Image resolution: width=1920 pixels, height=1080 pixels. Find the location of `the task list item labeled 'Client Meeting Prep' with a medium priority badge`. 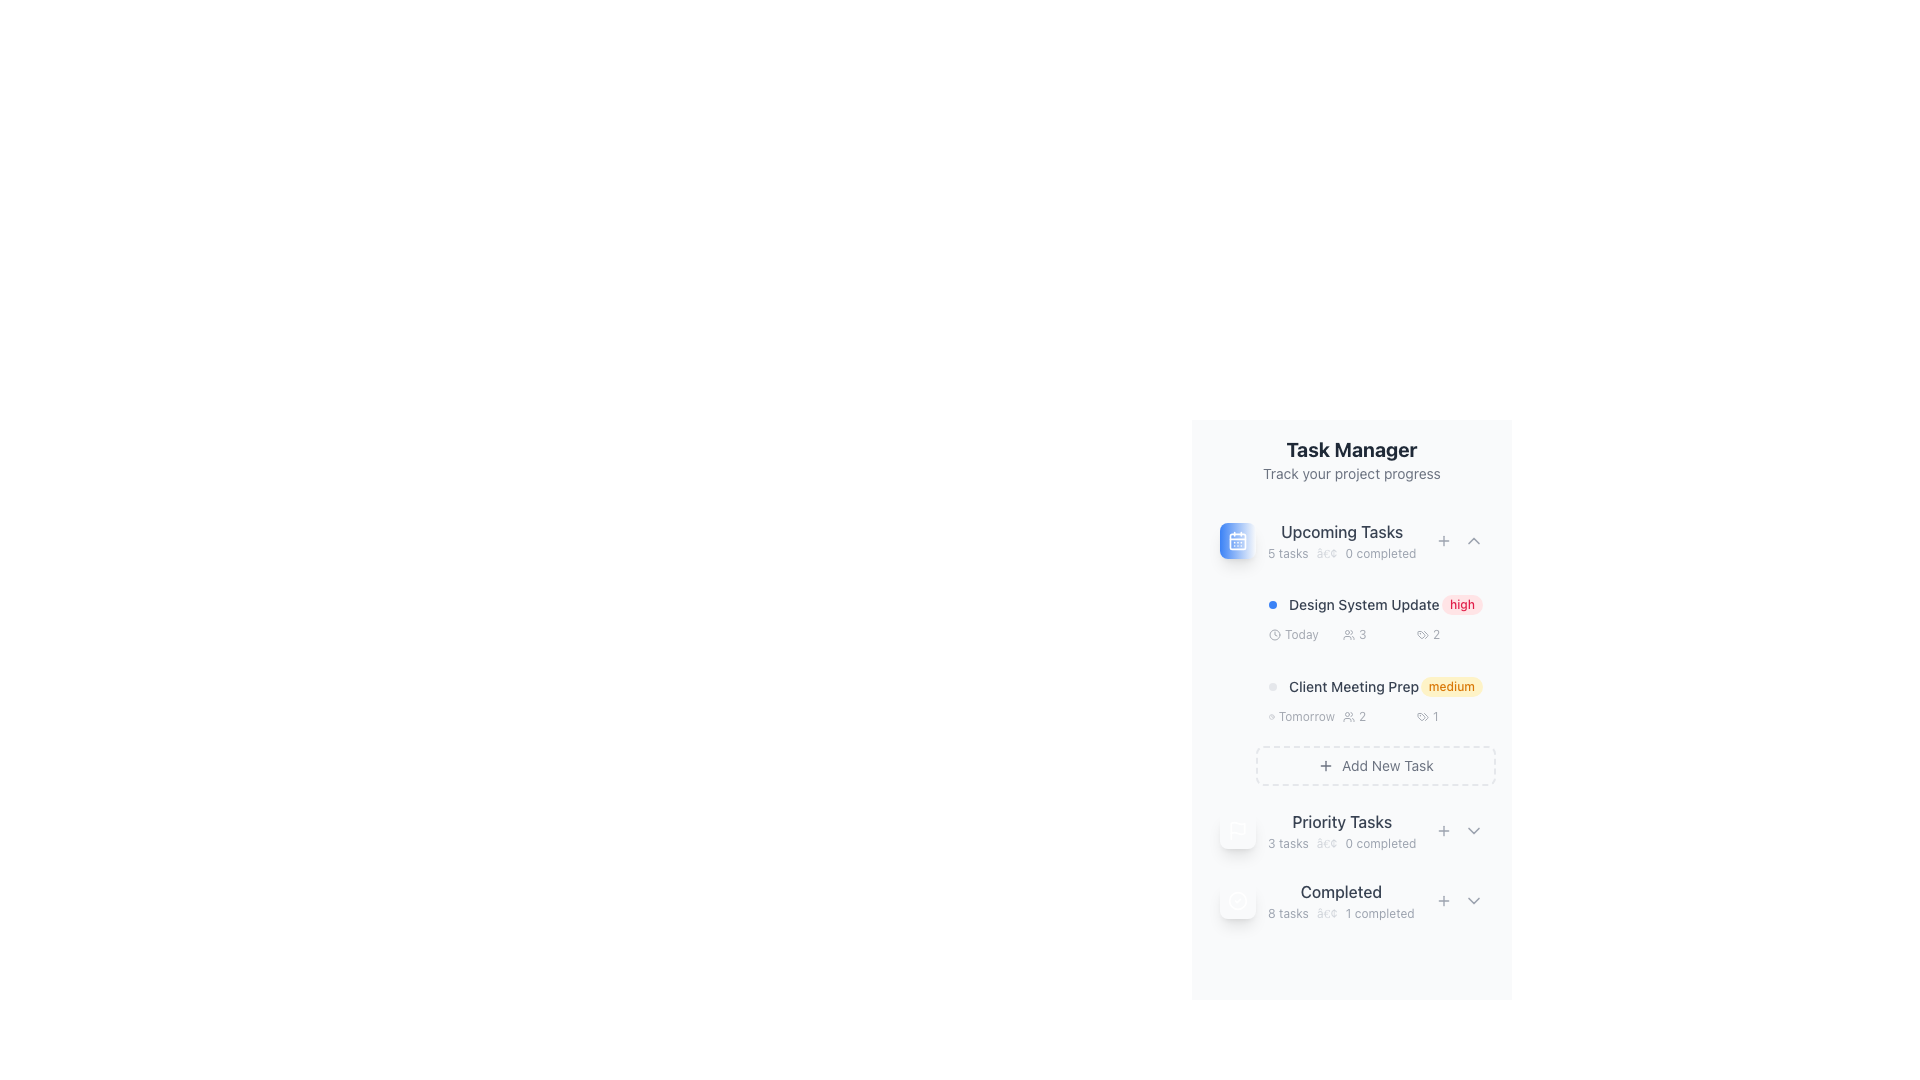

the task list item labeled 'Client Meeting Prep' with a medium priority badge is located at coordinates (1375, 700).